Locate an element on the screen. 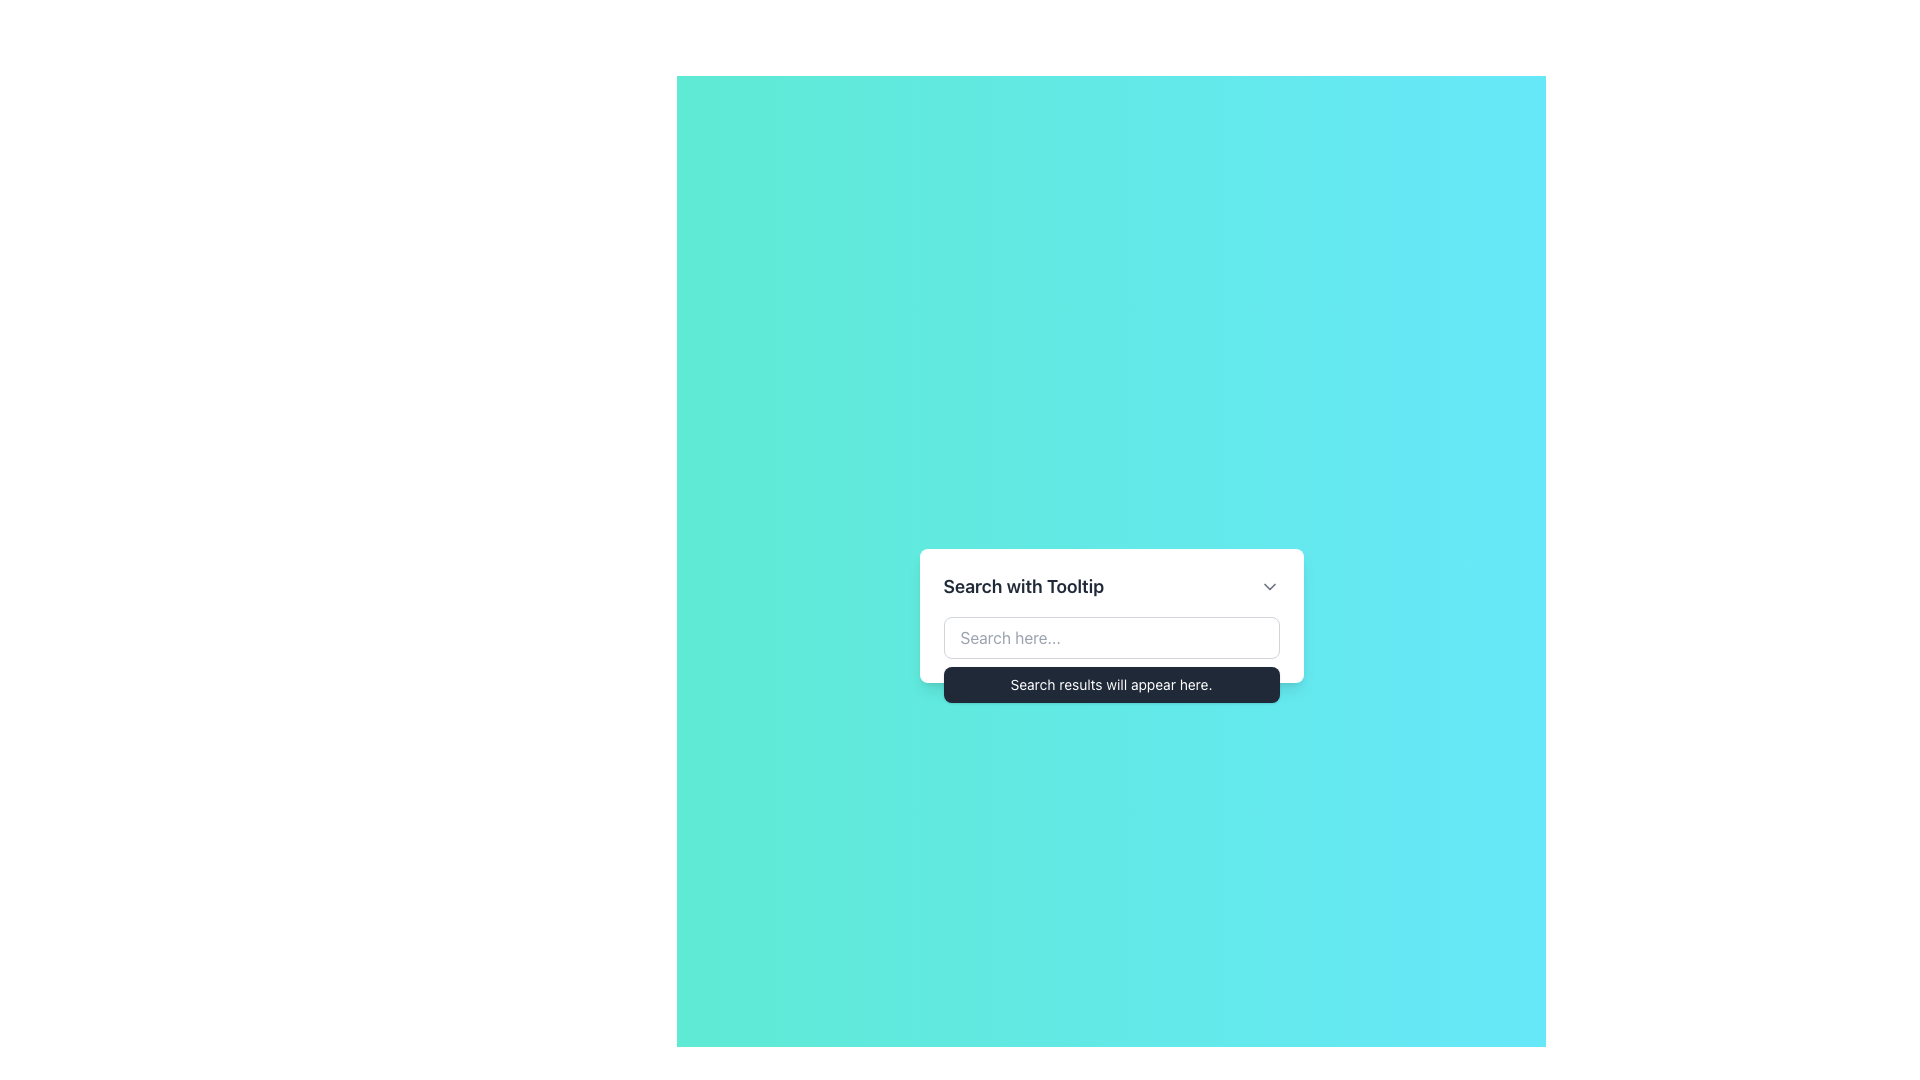 This screenshot has width=1920, height=1080. the downward-pointing chevron icon in the top right corner of the 'Search with Tooltip' header is located at coordinates (1268, 585).